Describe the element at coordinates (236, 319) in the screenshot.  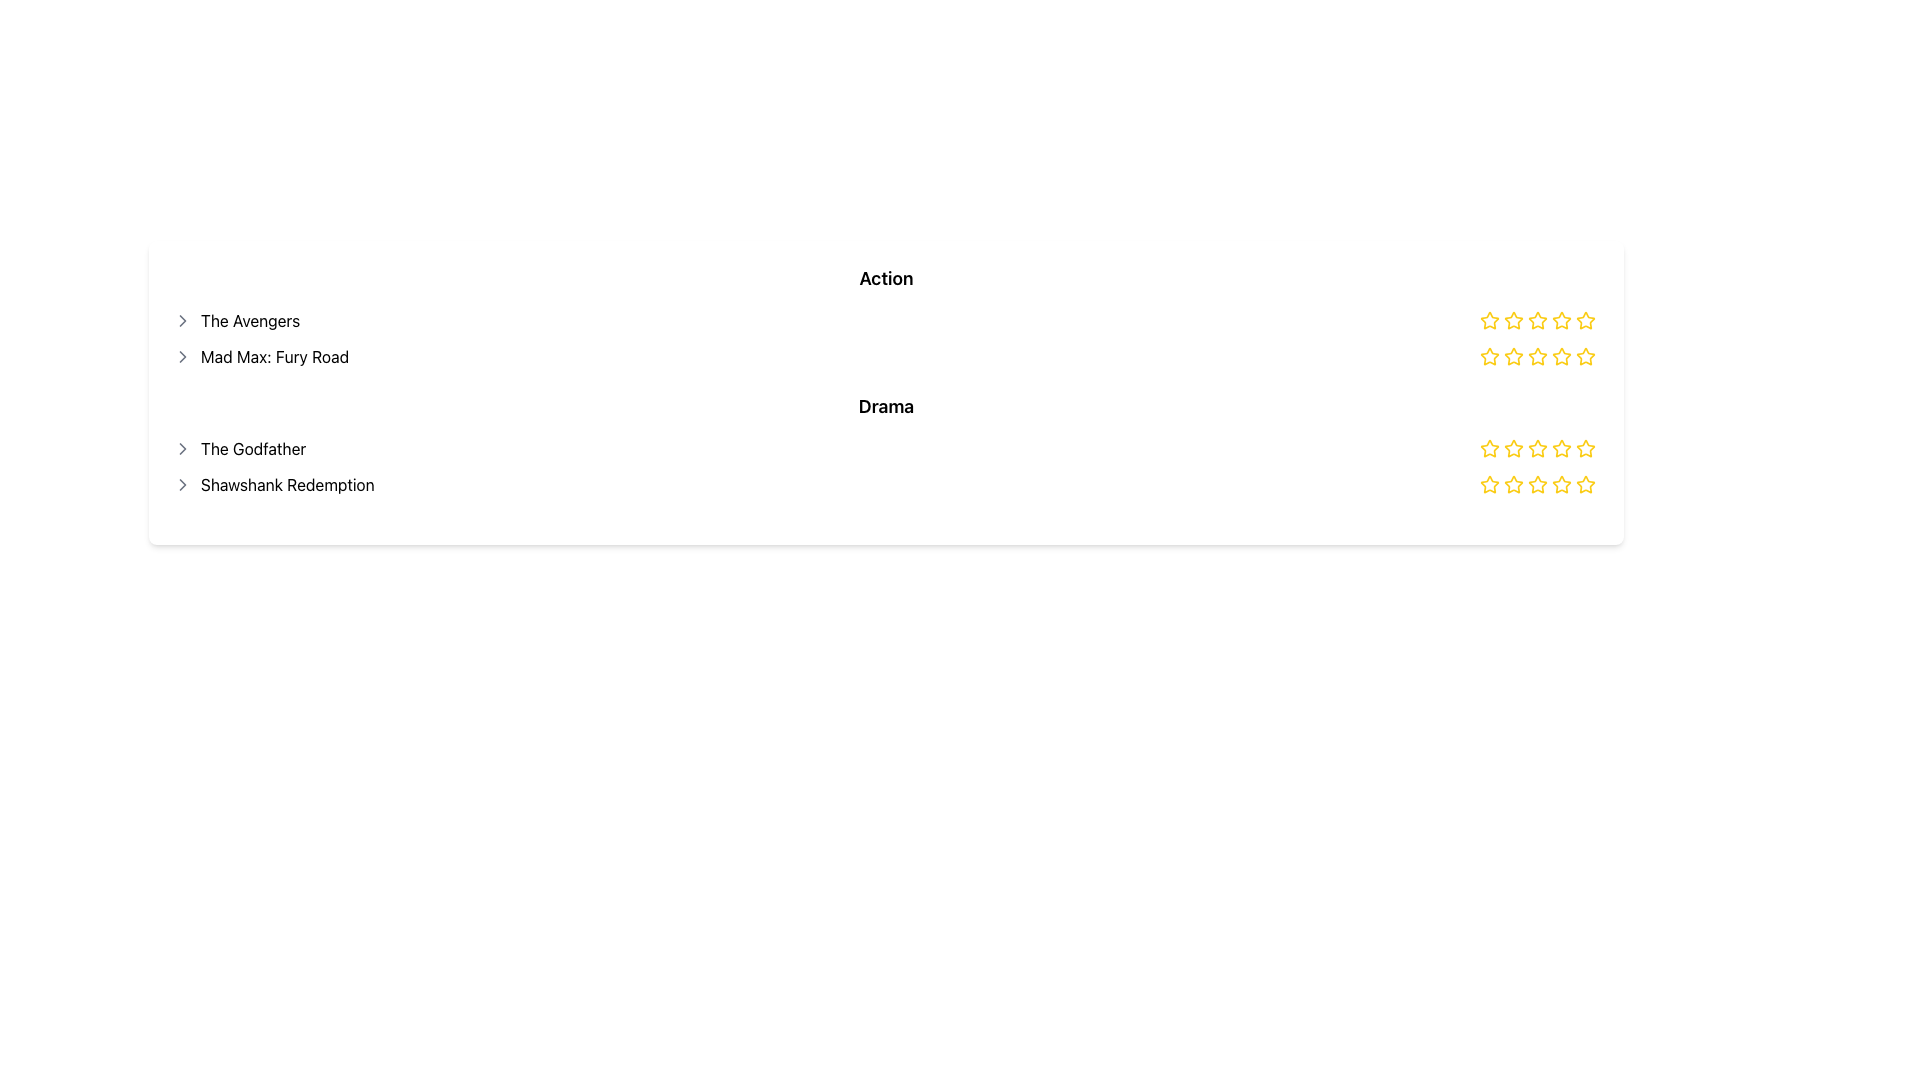
I see `the Text Label displaying the movie name 'The Avengers', which is the first item in a vertical list of movie titles` at that location.